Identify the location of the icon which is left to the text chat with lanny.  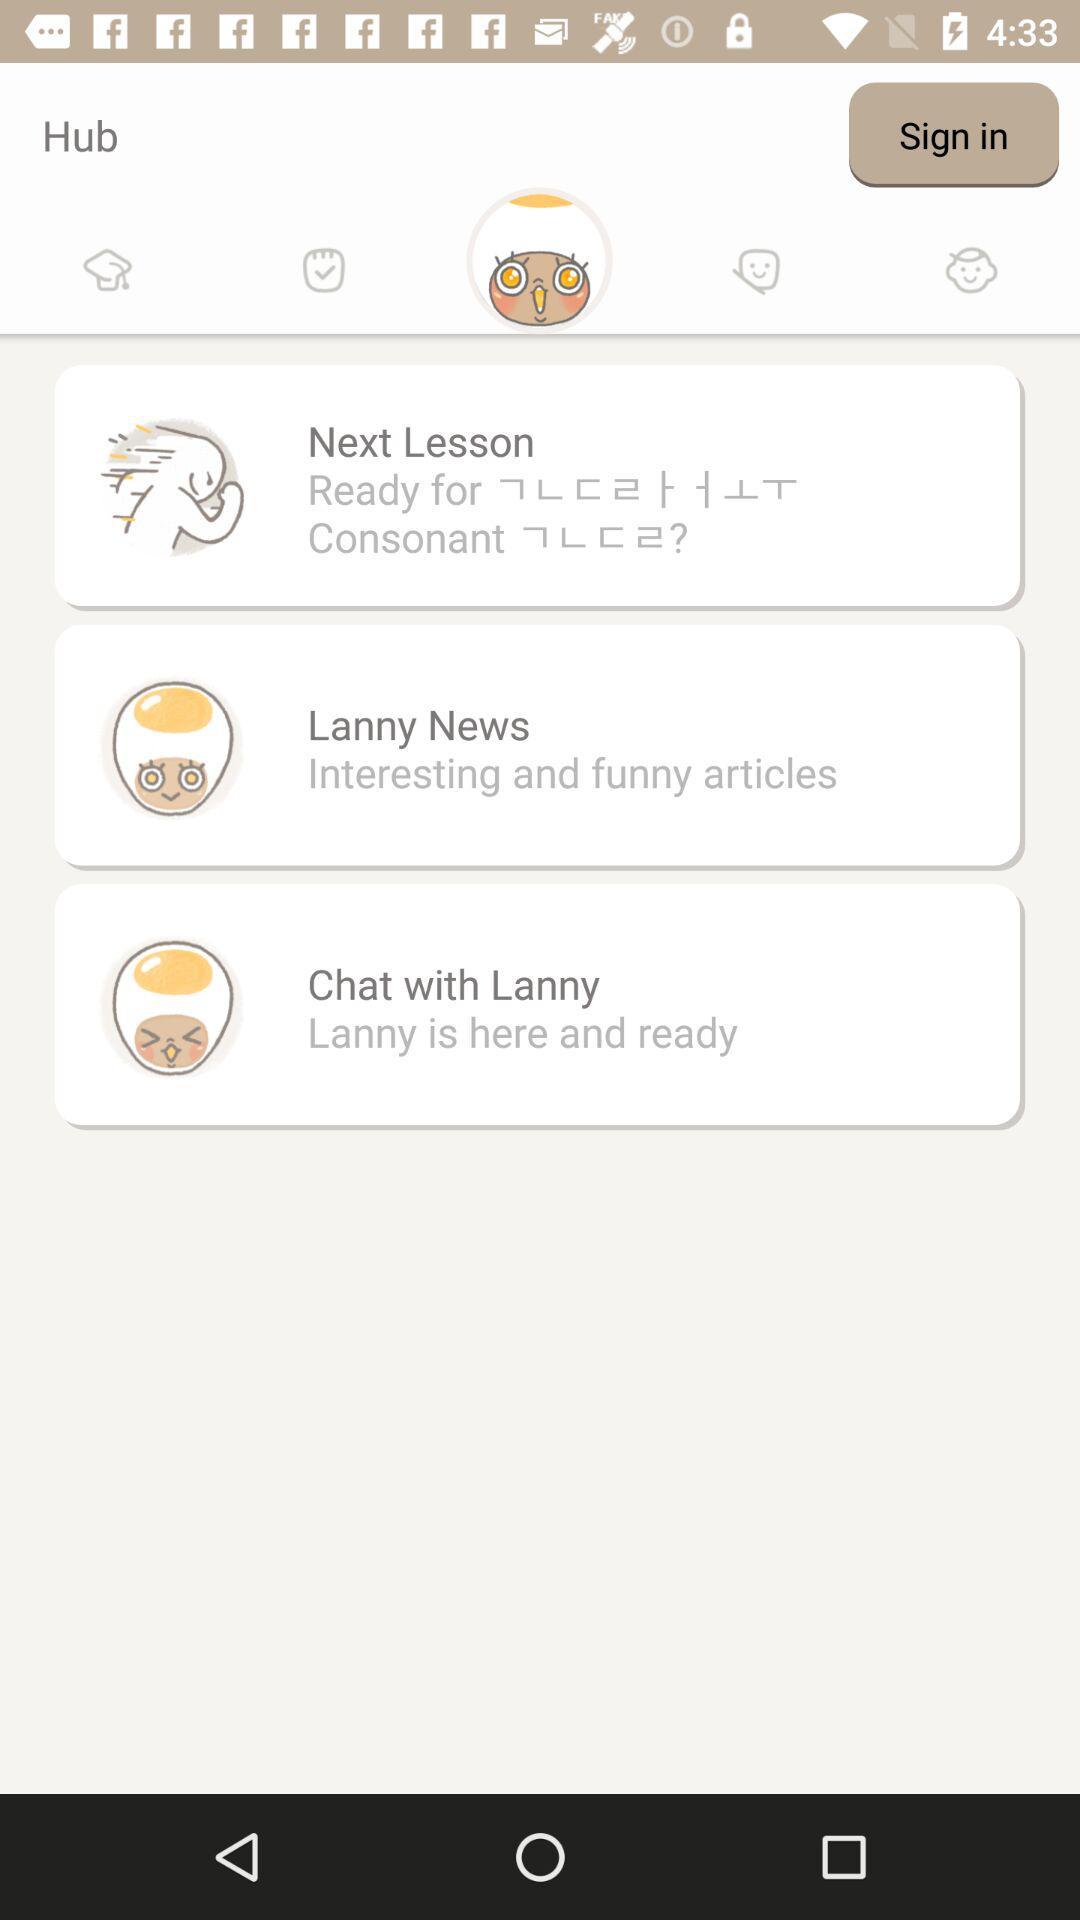
(169, 1007).